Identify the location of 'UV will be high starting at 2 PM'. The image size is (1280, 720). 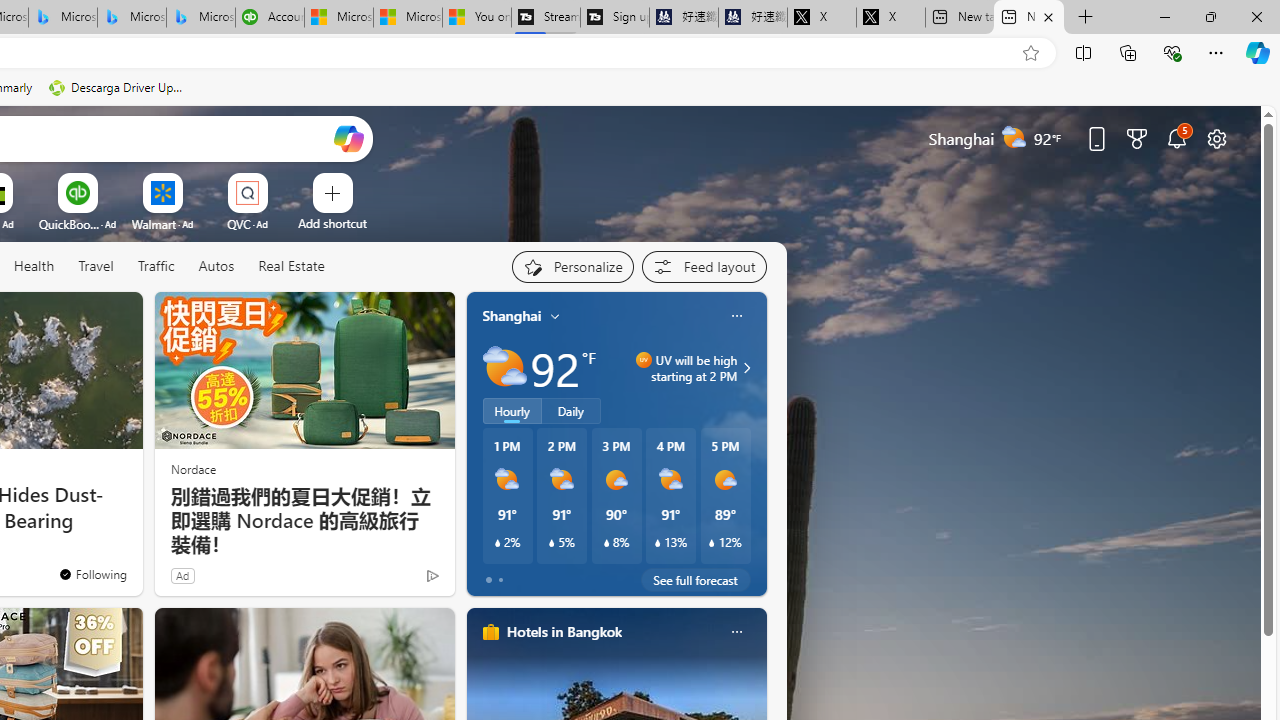
(743, 367).